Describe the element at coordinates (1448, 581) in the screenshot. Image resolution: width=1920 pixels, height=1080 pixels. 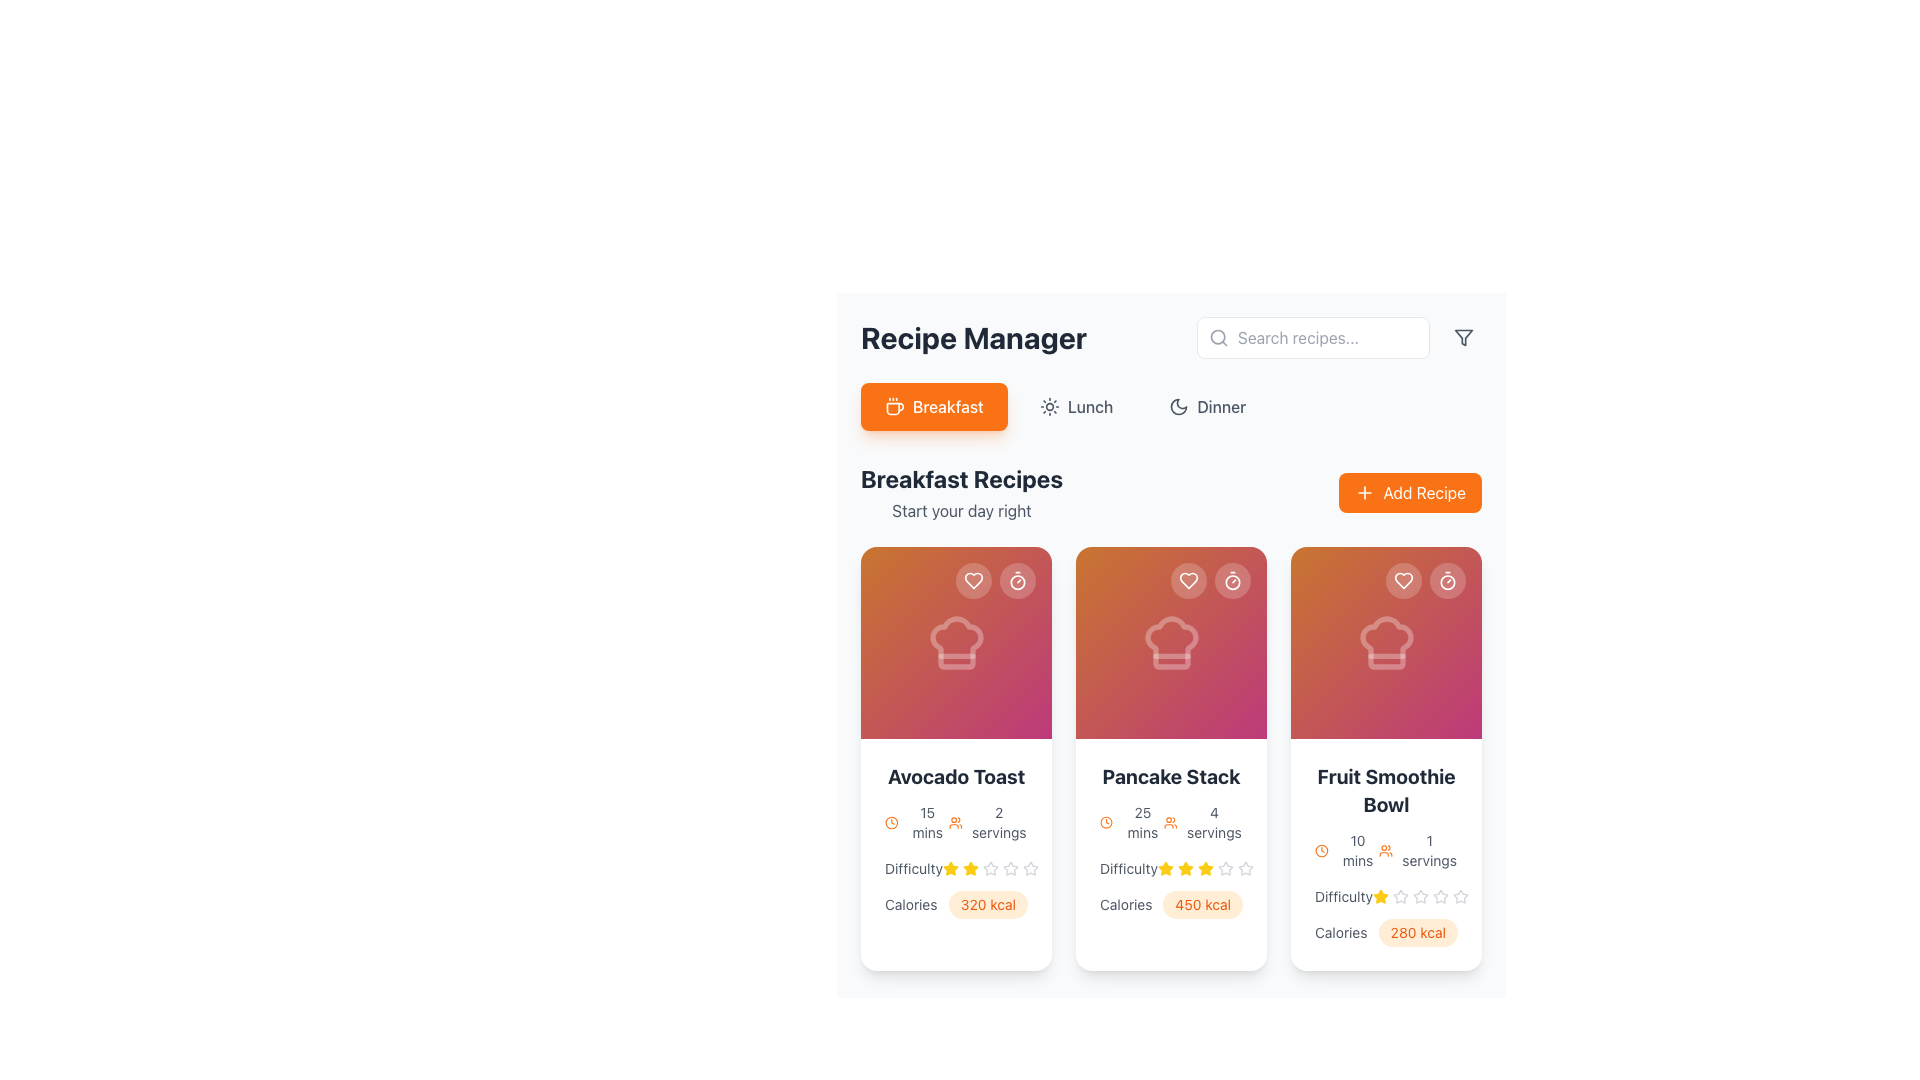
I see `the interactive timer icon located in the upper-right corner of the third recipe card, which is centered inside a semi-transparent circular button` at that location.